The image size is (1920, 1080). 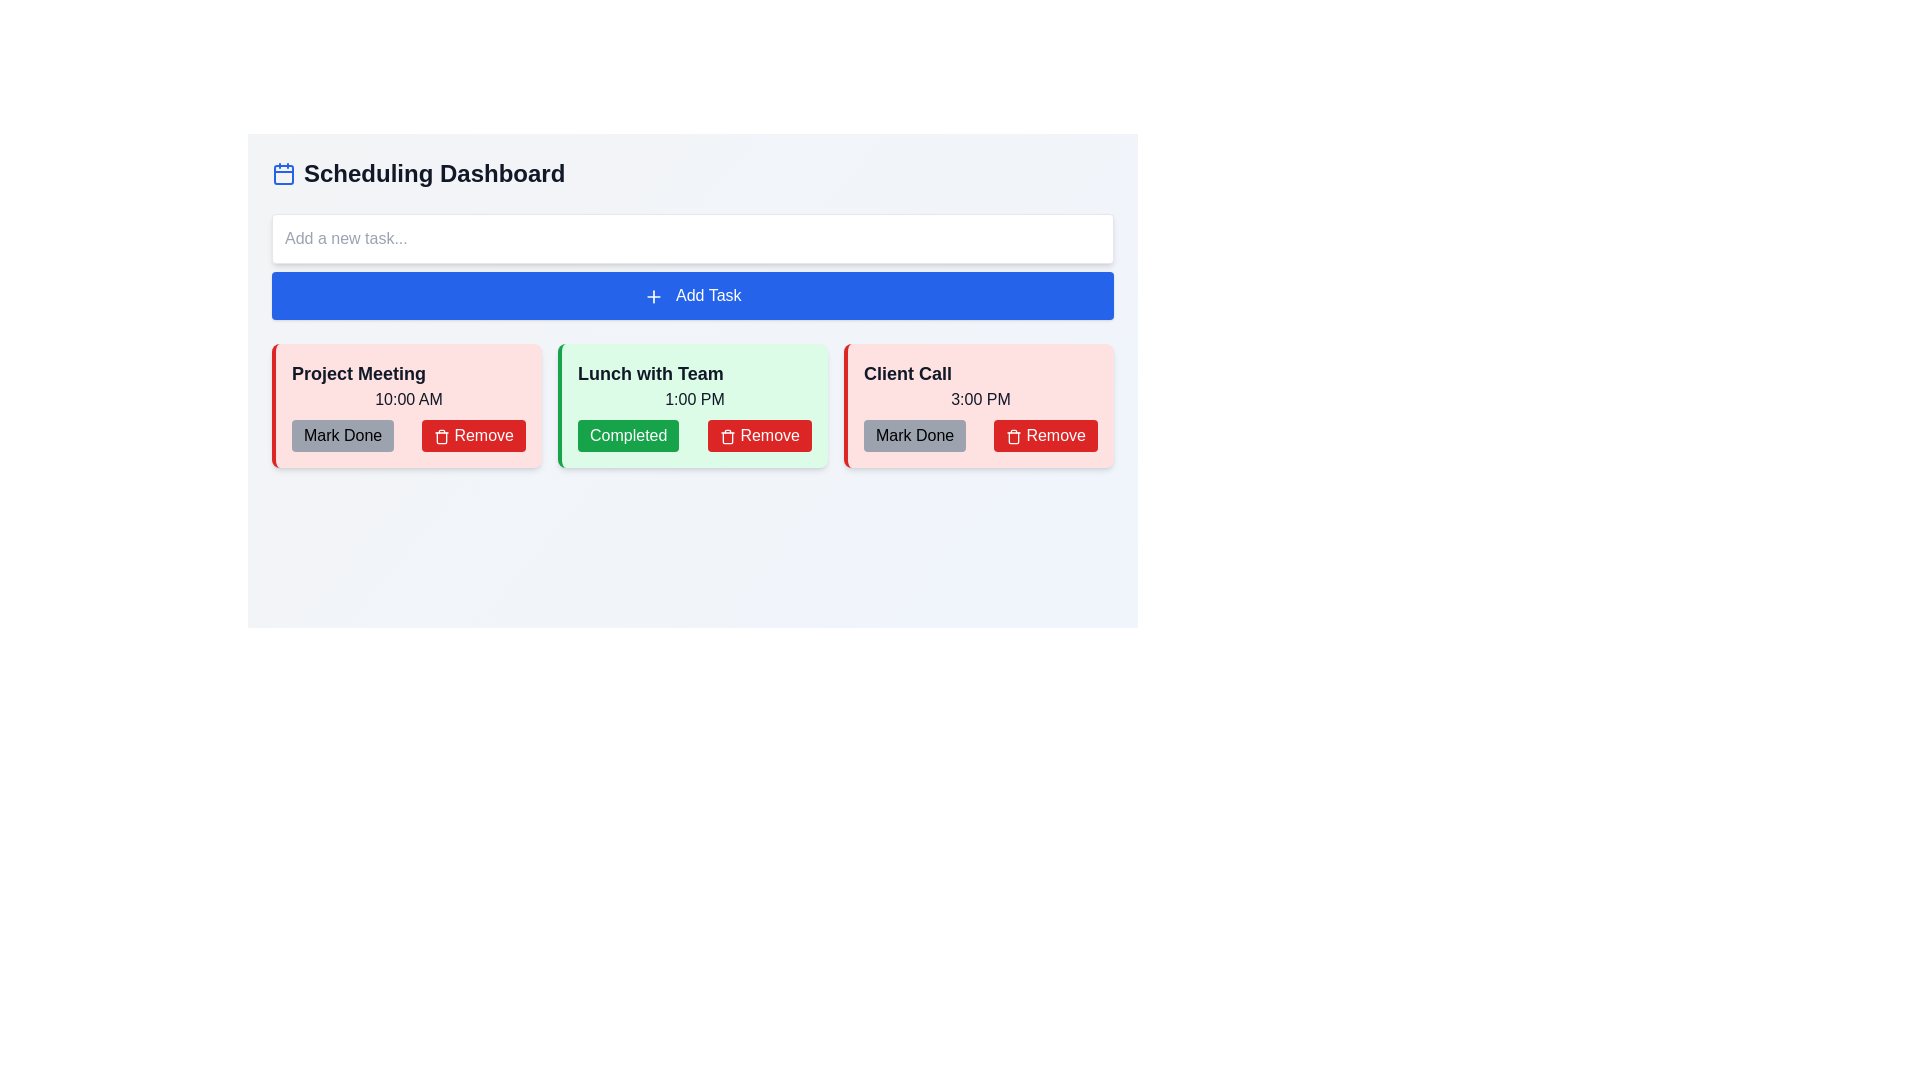 I want to click on the 'Project Meeting' text label for accessibility interaction, so click(x=407, y=374).